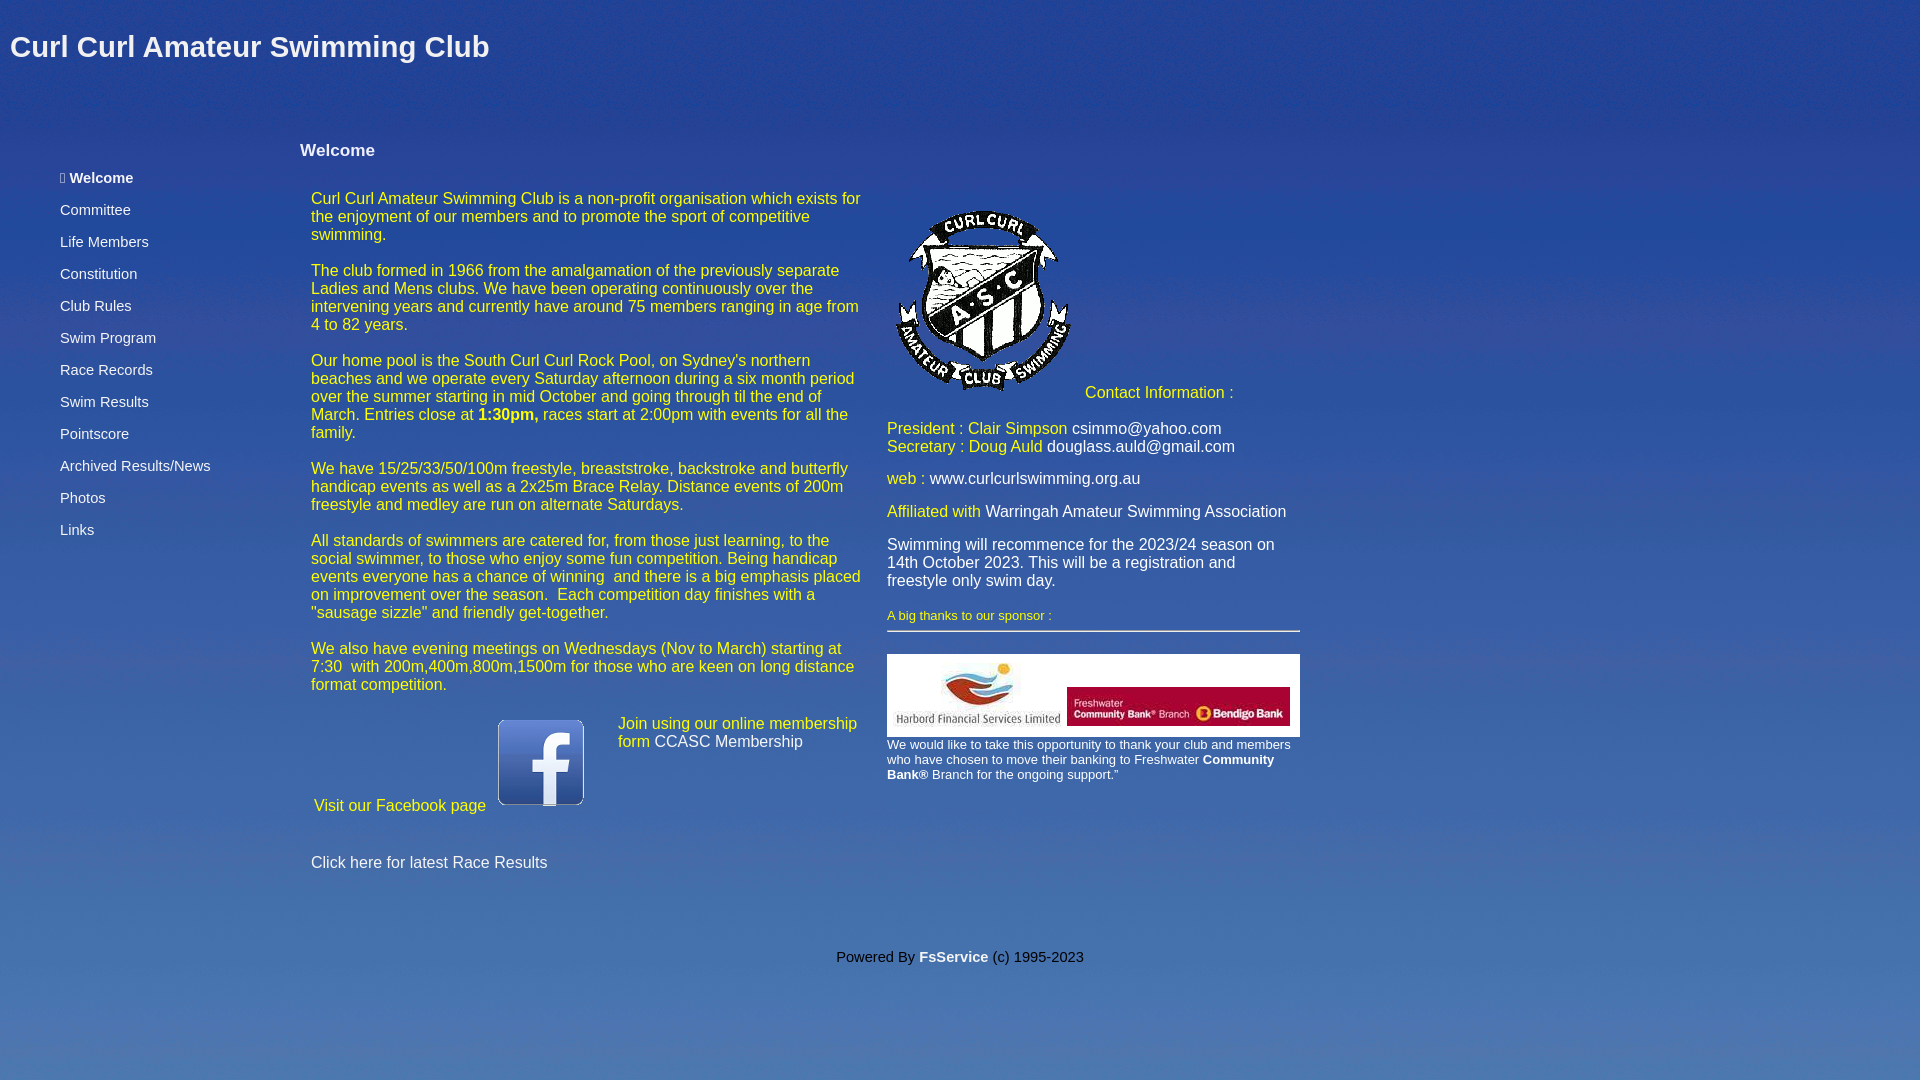 This screenshot has height=1080, width=1920. What do you see at coordinates (59, 273) in the screenshot?
I see `'Constitution'` at bounding box center [59, 273].